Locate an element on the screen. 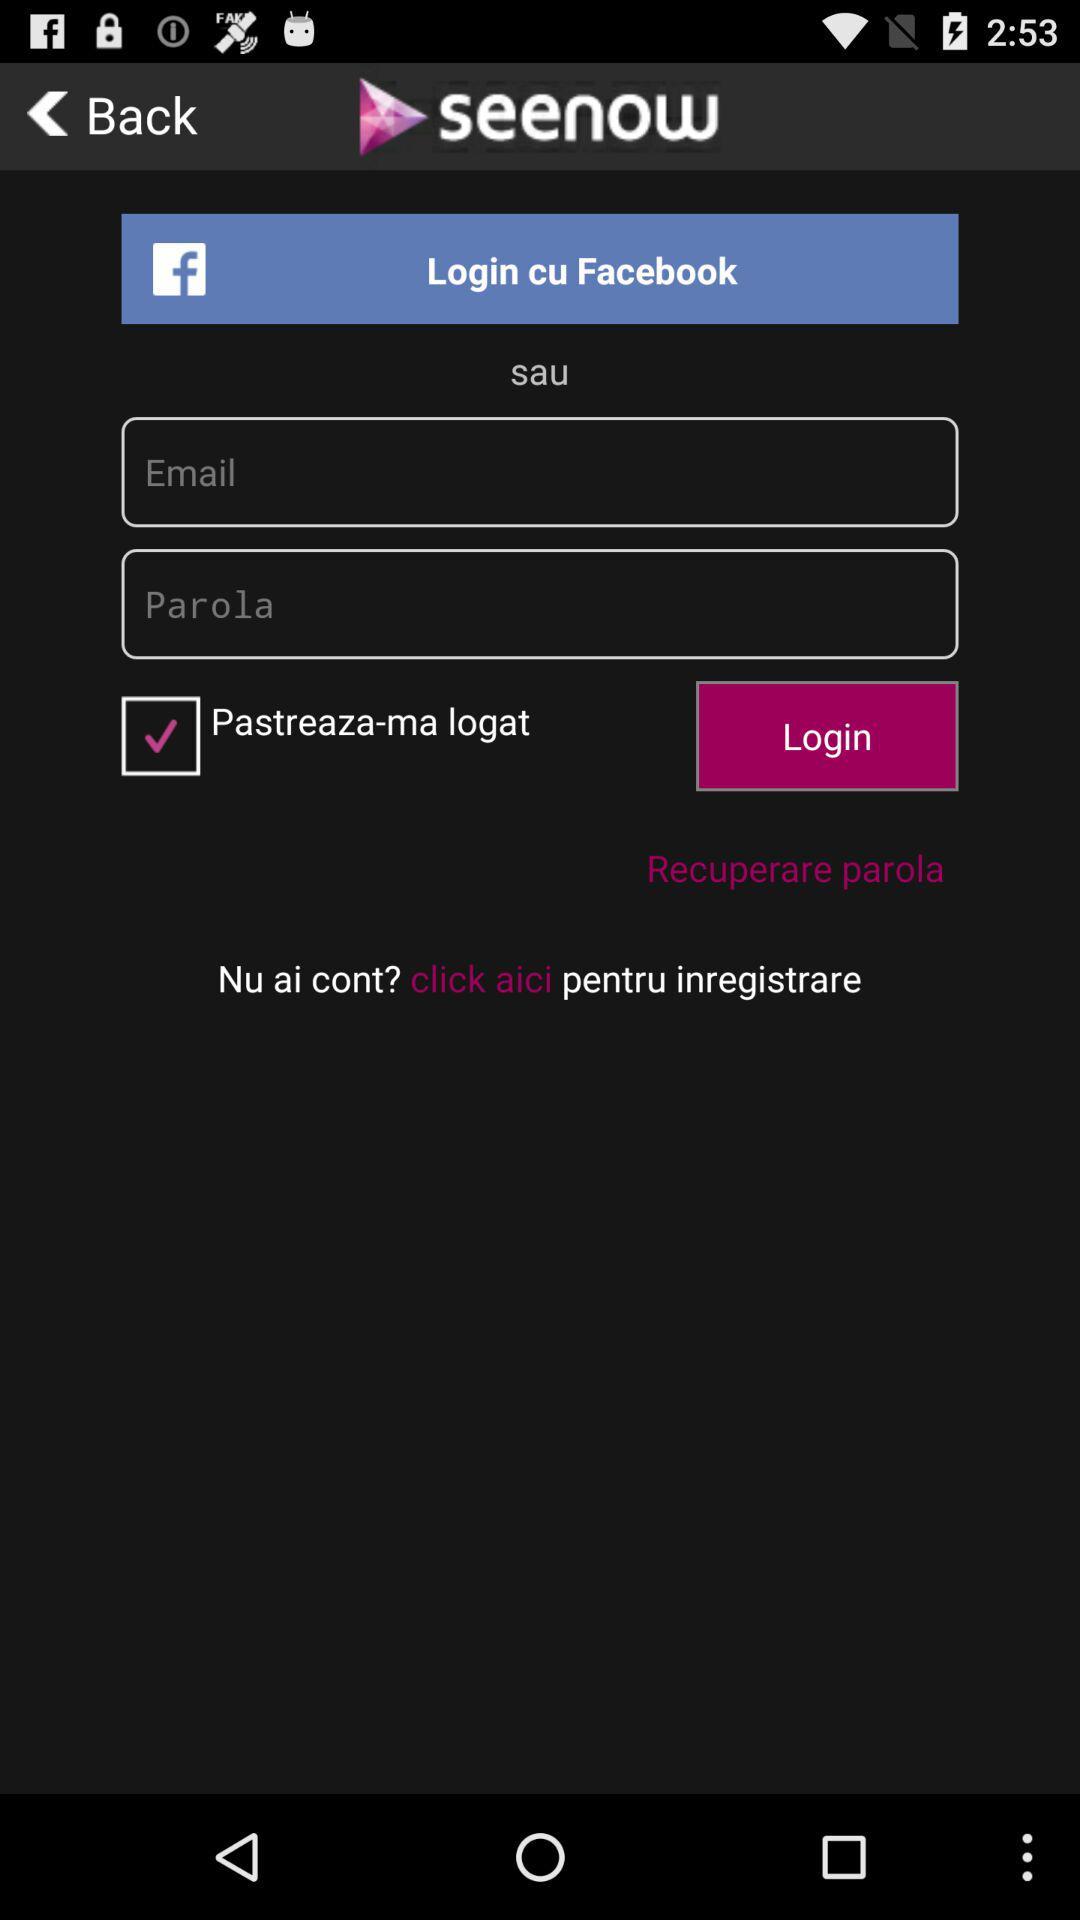  input password is located at coordinates (540, 603).